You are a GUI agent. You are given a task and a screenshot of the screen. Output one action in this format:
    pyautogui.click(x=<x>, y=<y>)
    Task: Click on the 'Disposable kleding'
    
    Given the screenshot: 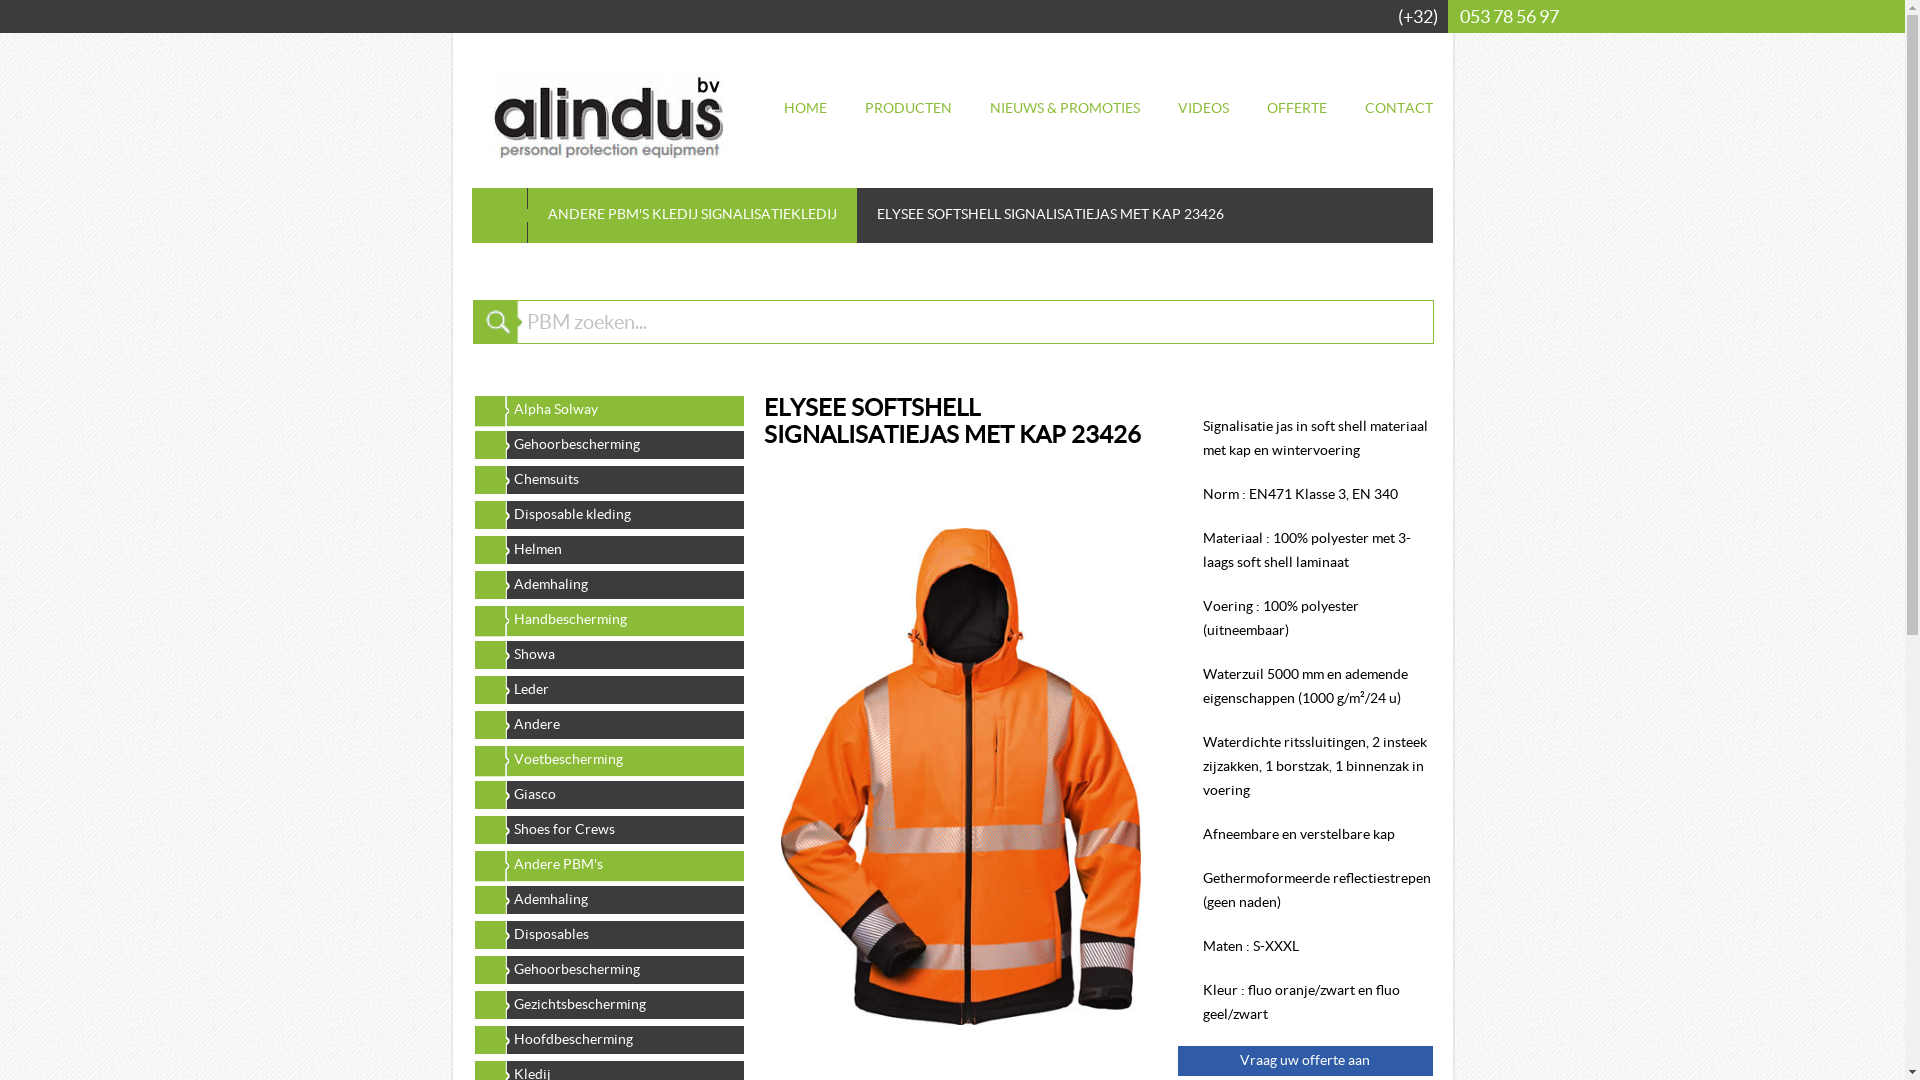 What is the action you would take?
    pyautogui.click(x=606, y=512)
    